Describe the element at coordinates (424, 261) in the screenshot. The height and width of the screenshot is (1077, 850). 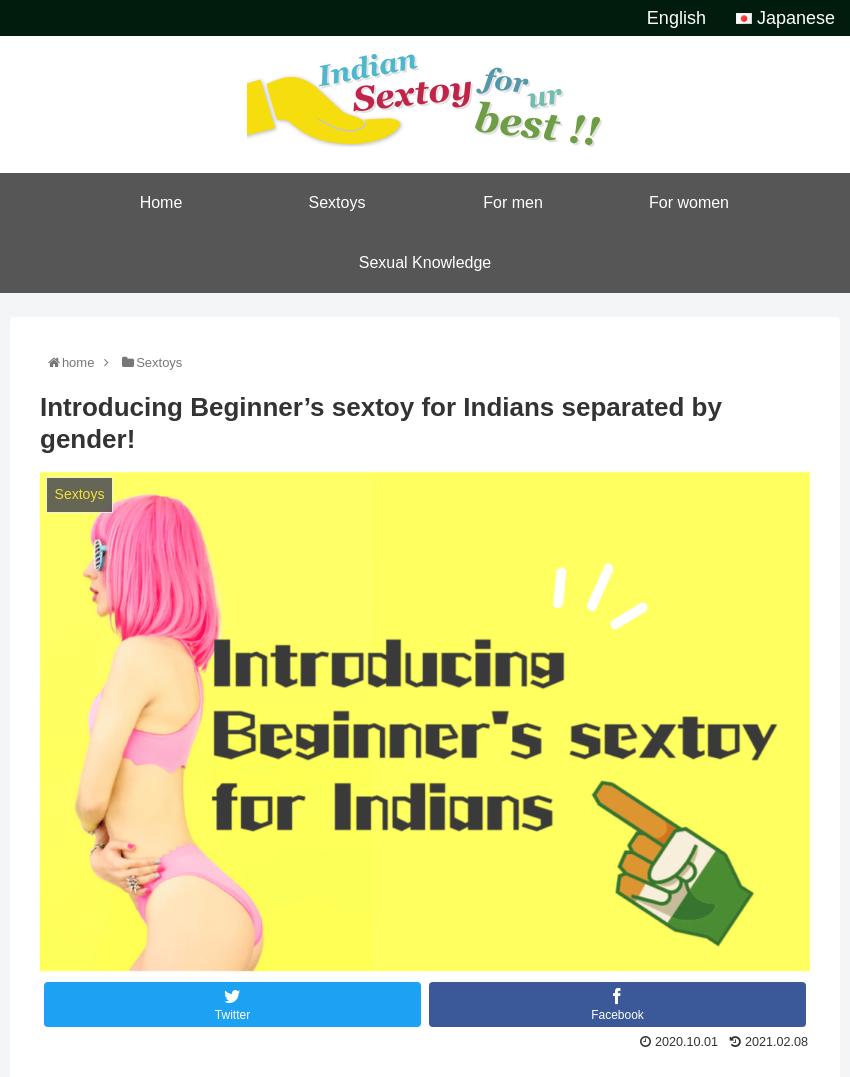
I see `'Sexual Knowledge'` at that location.